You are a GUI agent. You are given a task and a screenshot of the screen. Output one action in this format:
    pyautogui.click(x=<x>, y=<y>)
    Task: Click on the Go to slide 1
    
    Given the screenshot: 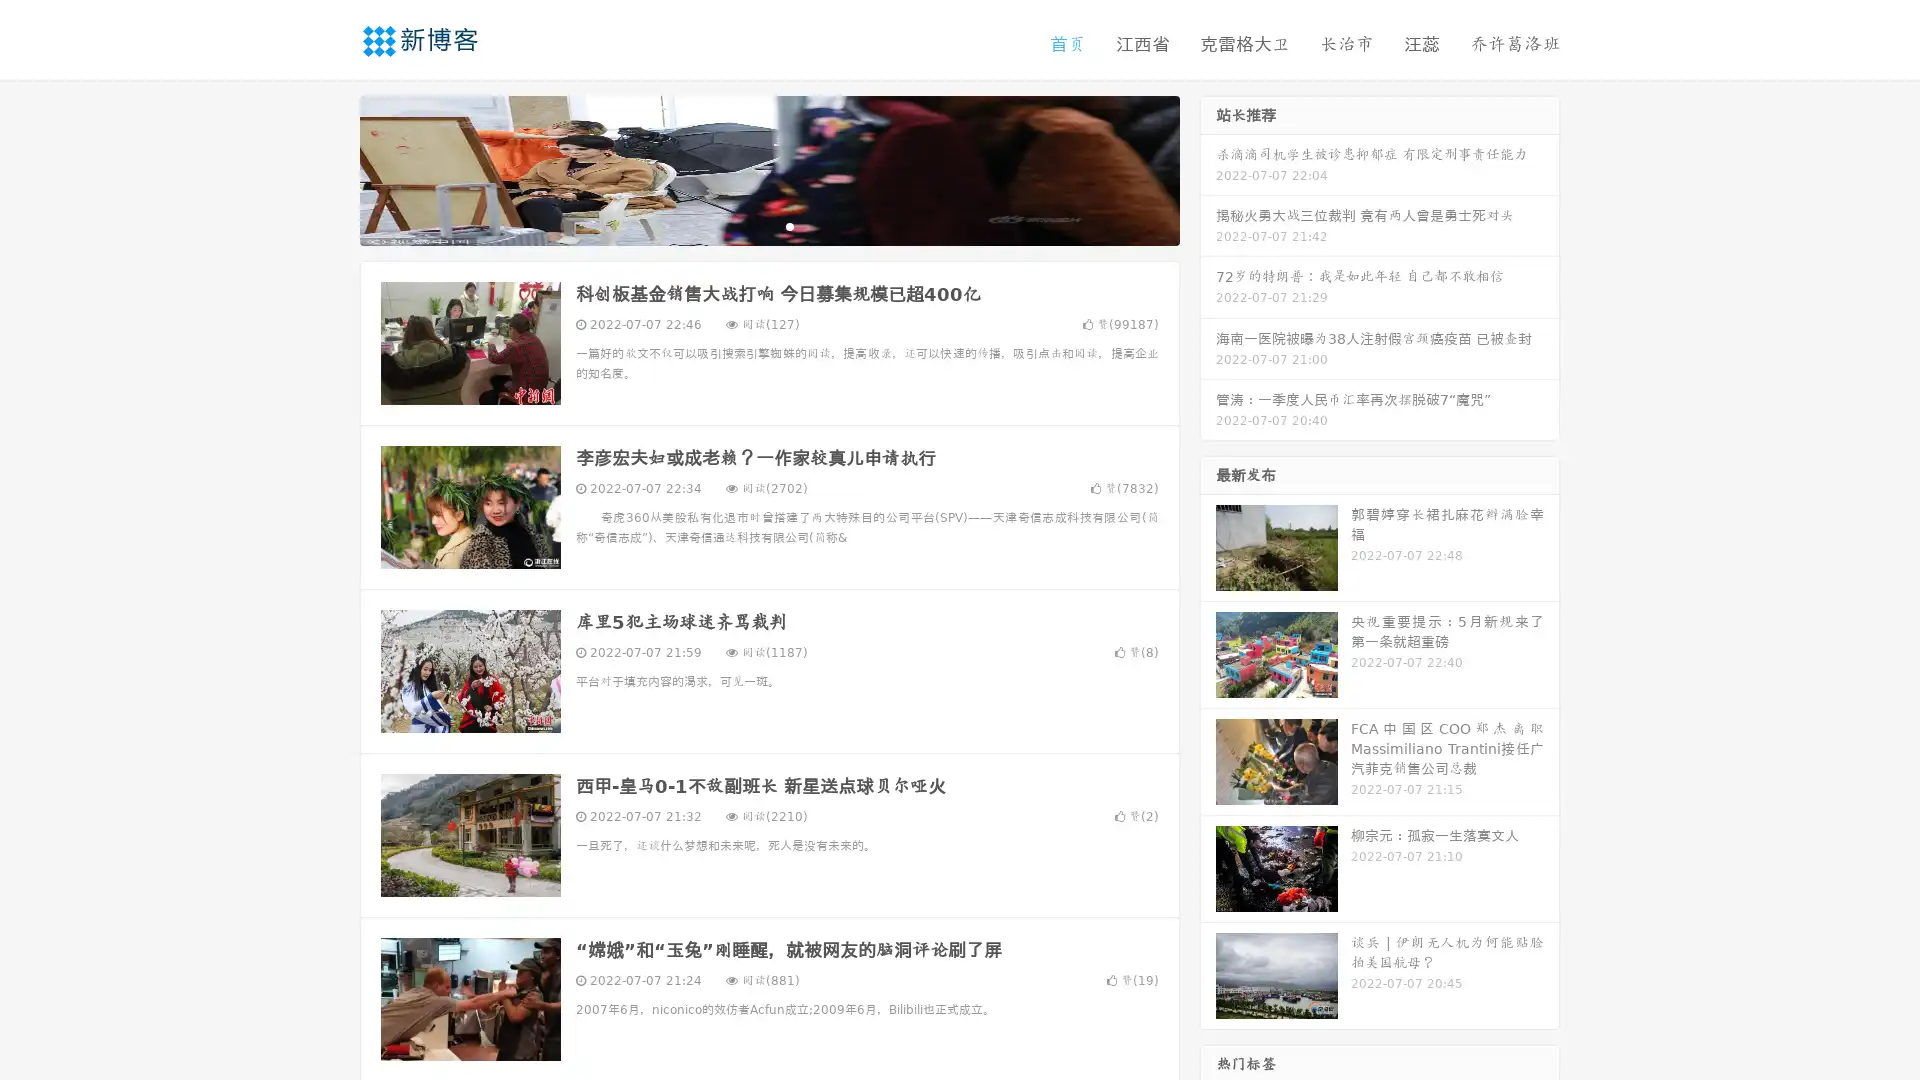 What is the action you would take?
    pyautogui.click(x=748, y=225)
    